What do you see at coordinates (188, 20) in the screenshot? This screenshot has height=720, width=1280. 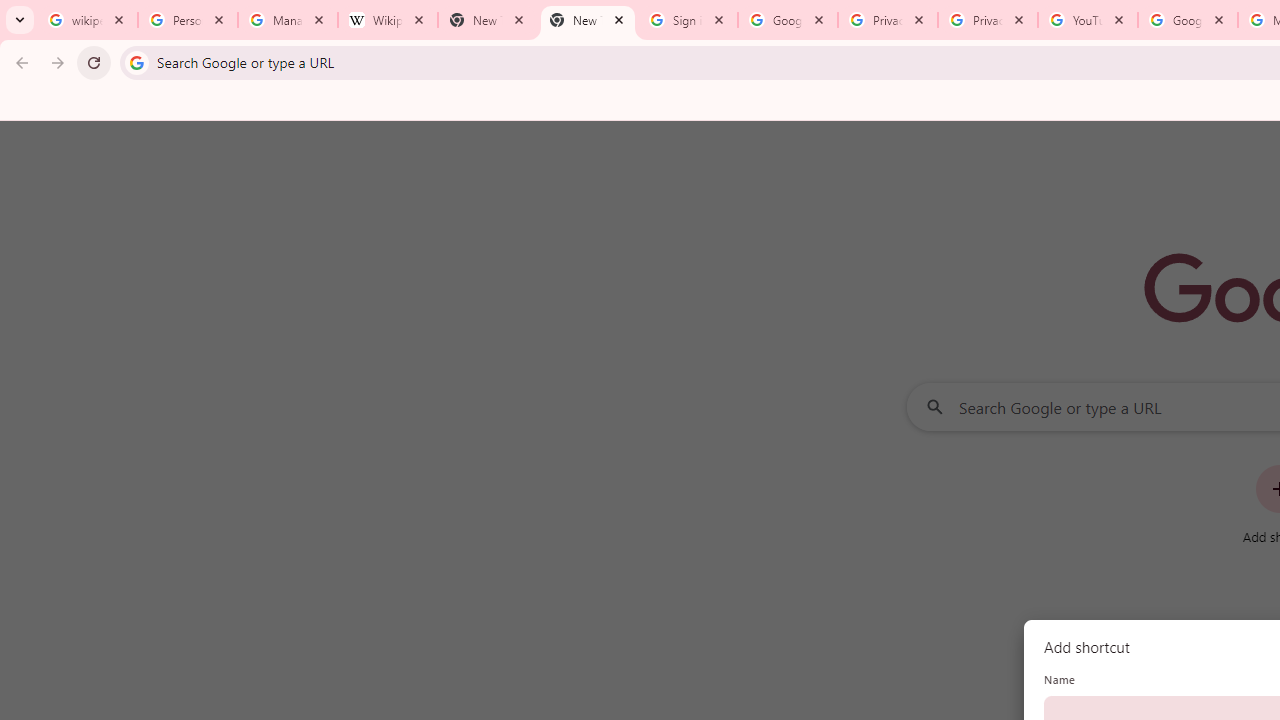 I see `'Personalization & Google Search results - Google Search Help'` at bounding box center [188, 20].